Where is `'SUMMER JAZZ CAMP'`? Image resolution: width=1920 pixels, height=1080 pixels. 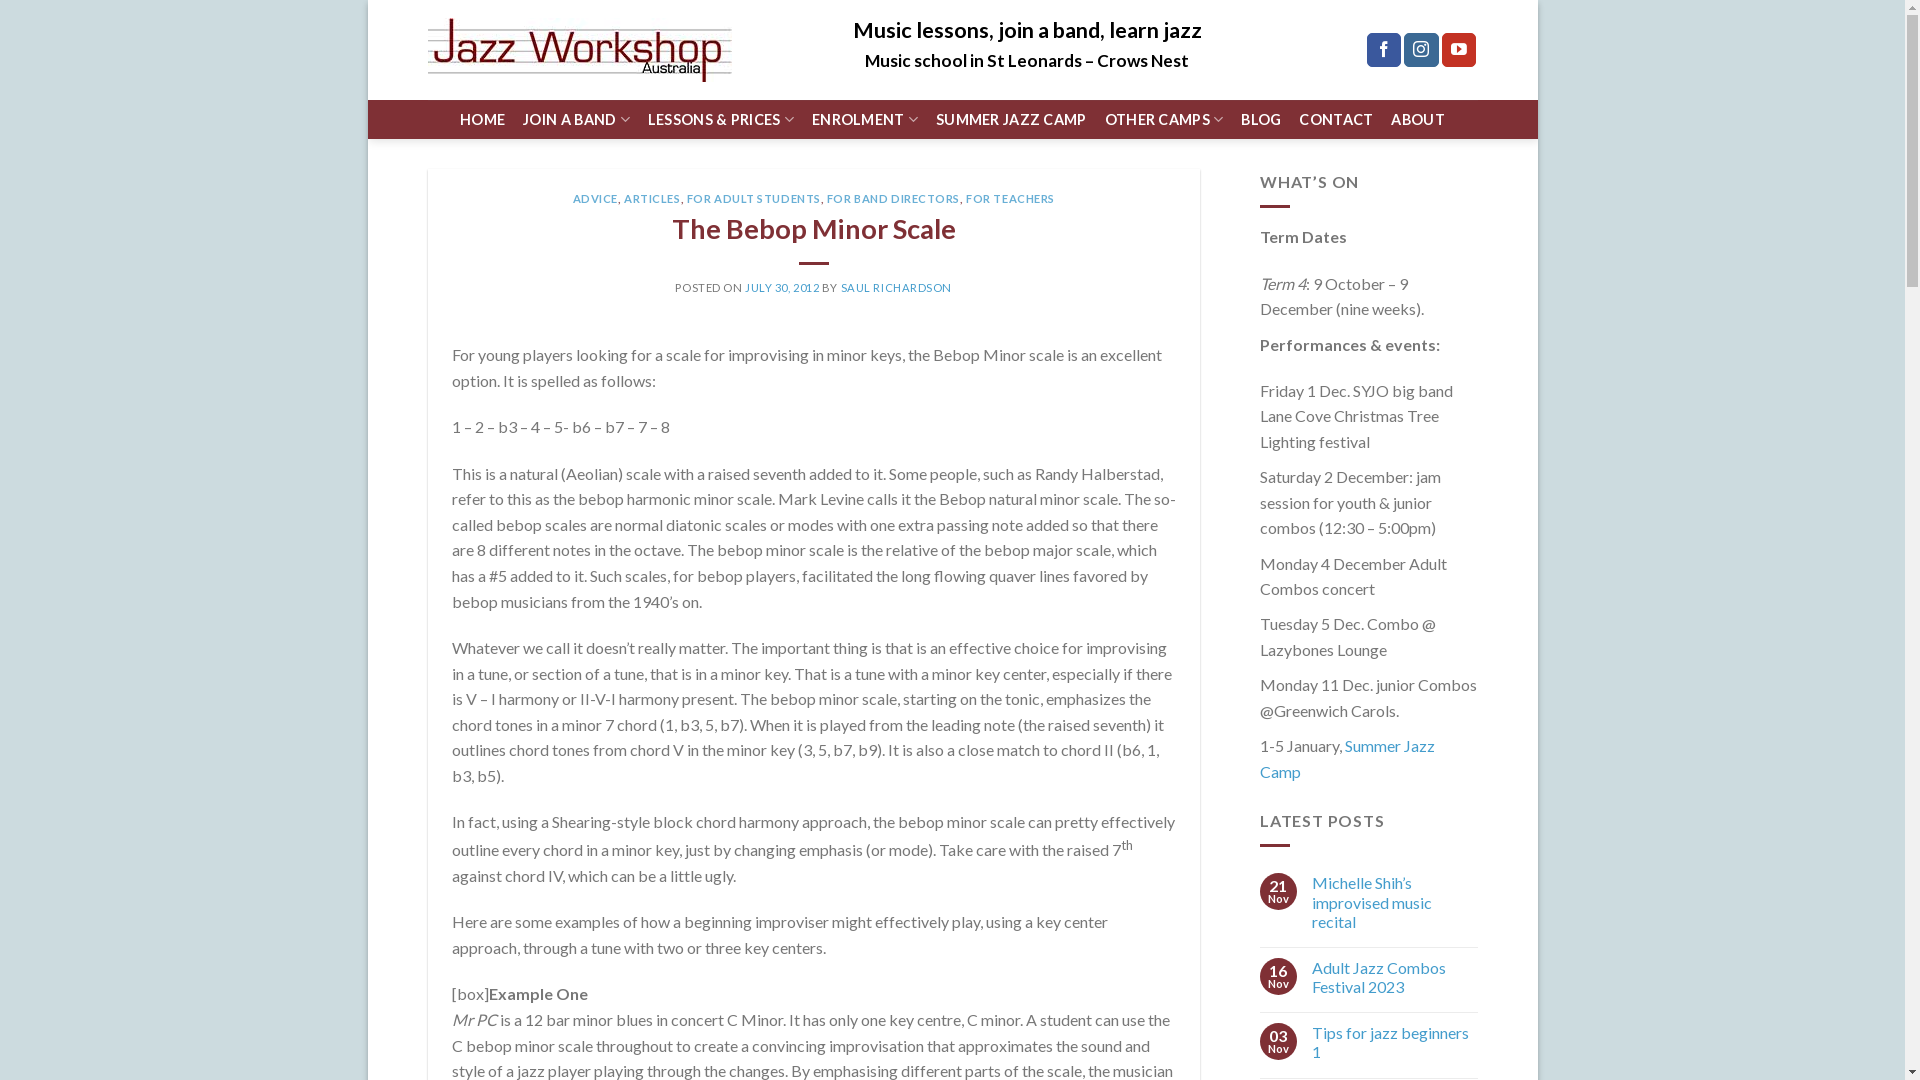 'SUMMER JAZZ CAMP' is located at coordinates (1011, 119).